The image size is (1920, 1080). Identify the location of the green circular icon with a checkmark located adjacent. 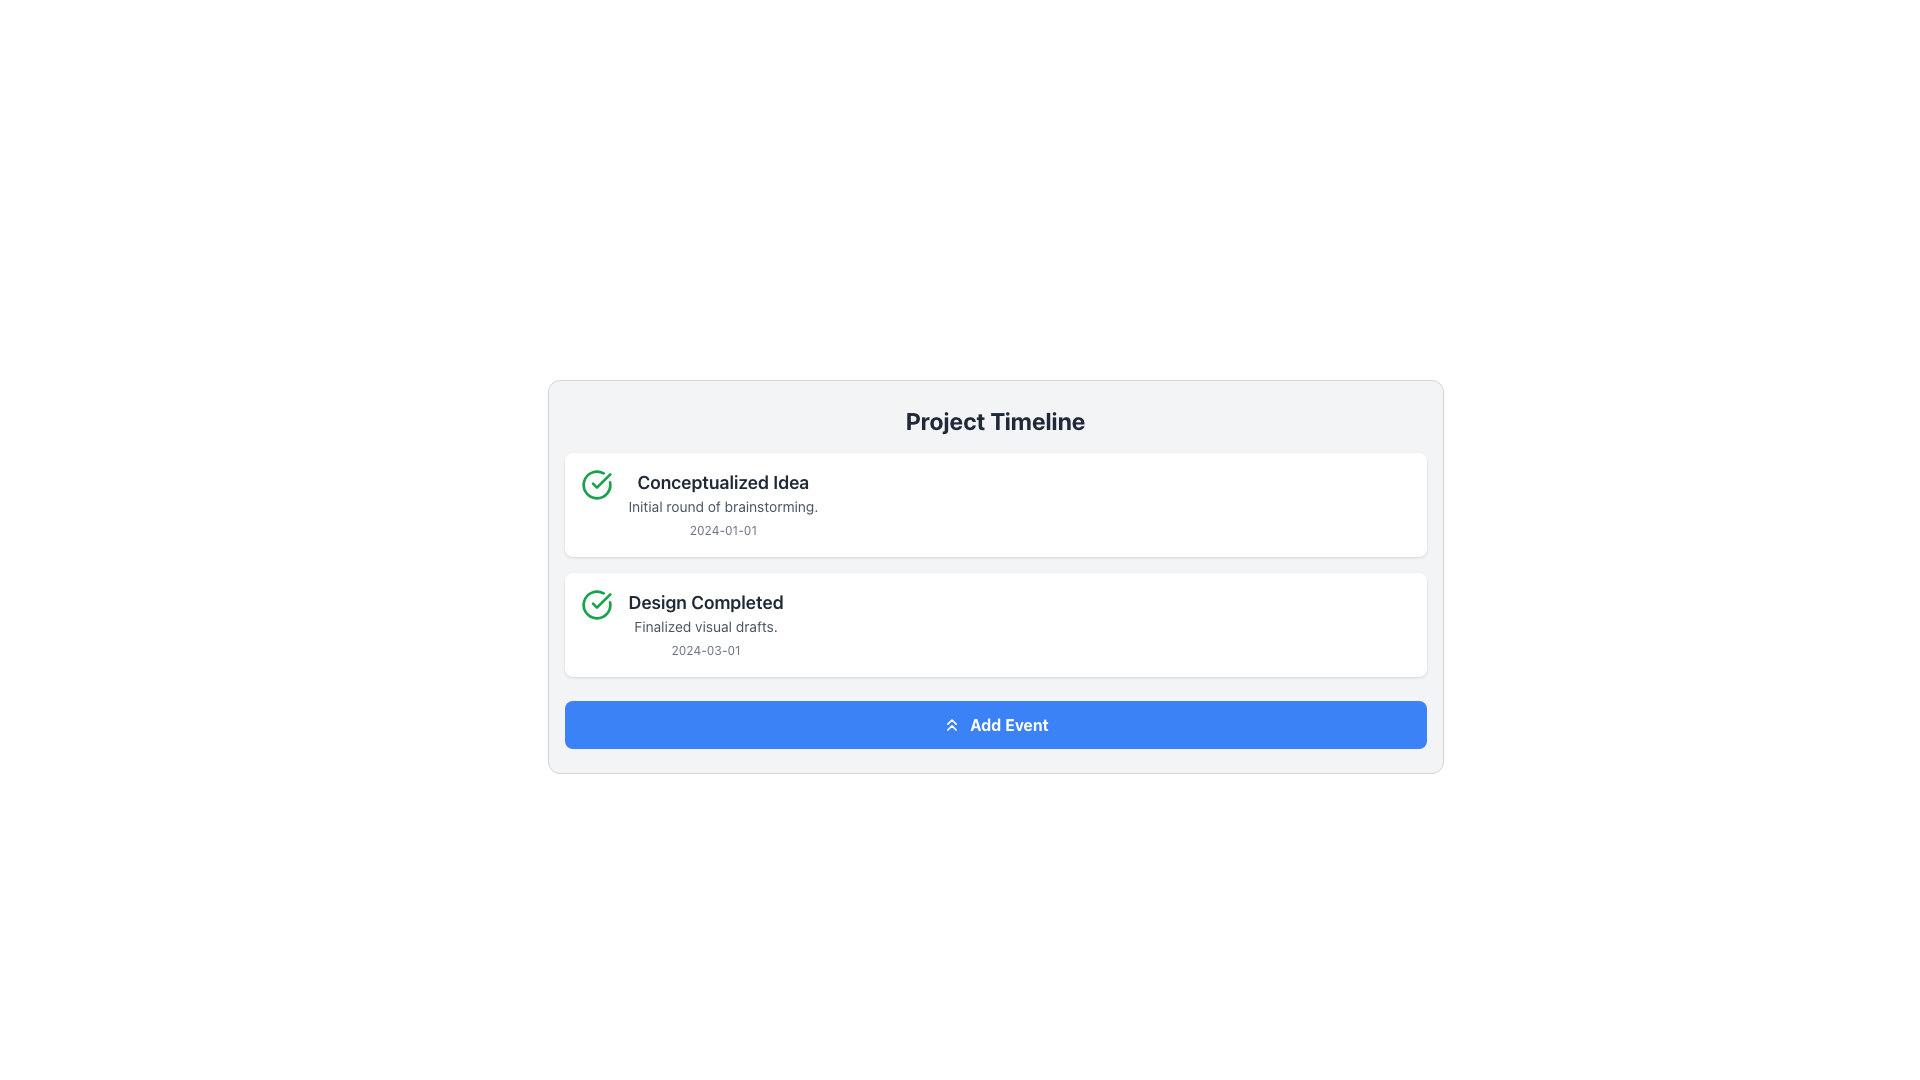
(595, 485).